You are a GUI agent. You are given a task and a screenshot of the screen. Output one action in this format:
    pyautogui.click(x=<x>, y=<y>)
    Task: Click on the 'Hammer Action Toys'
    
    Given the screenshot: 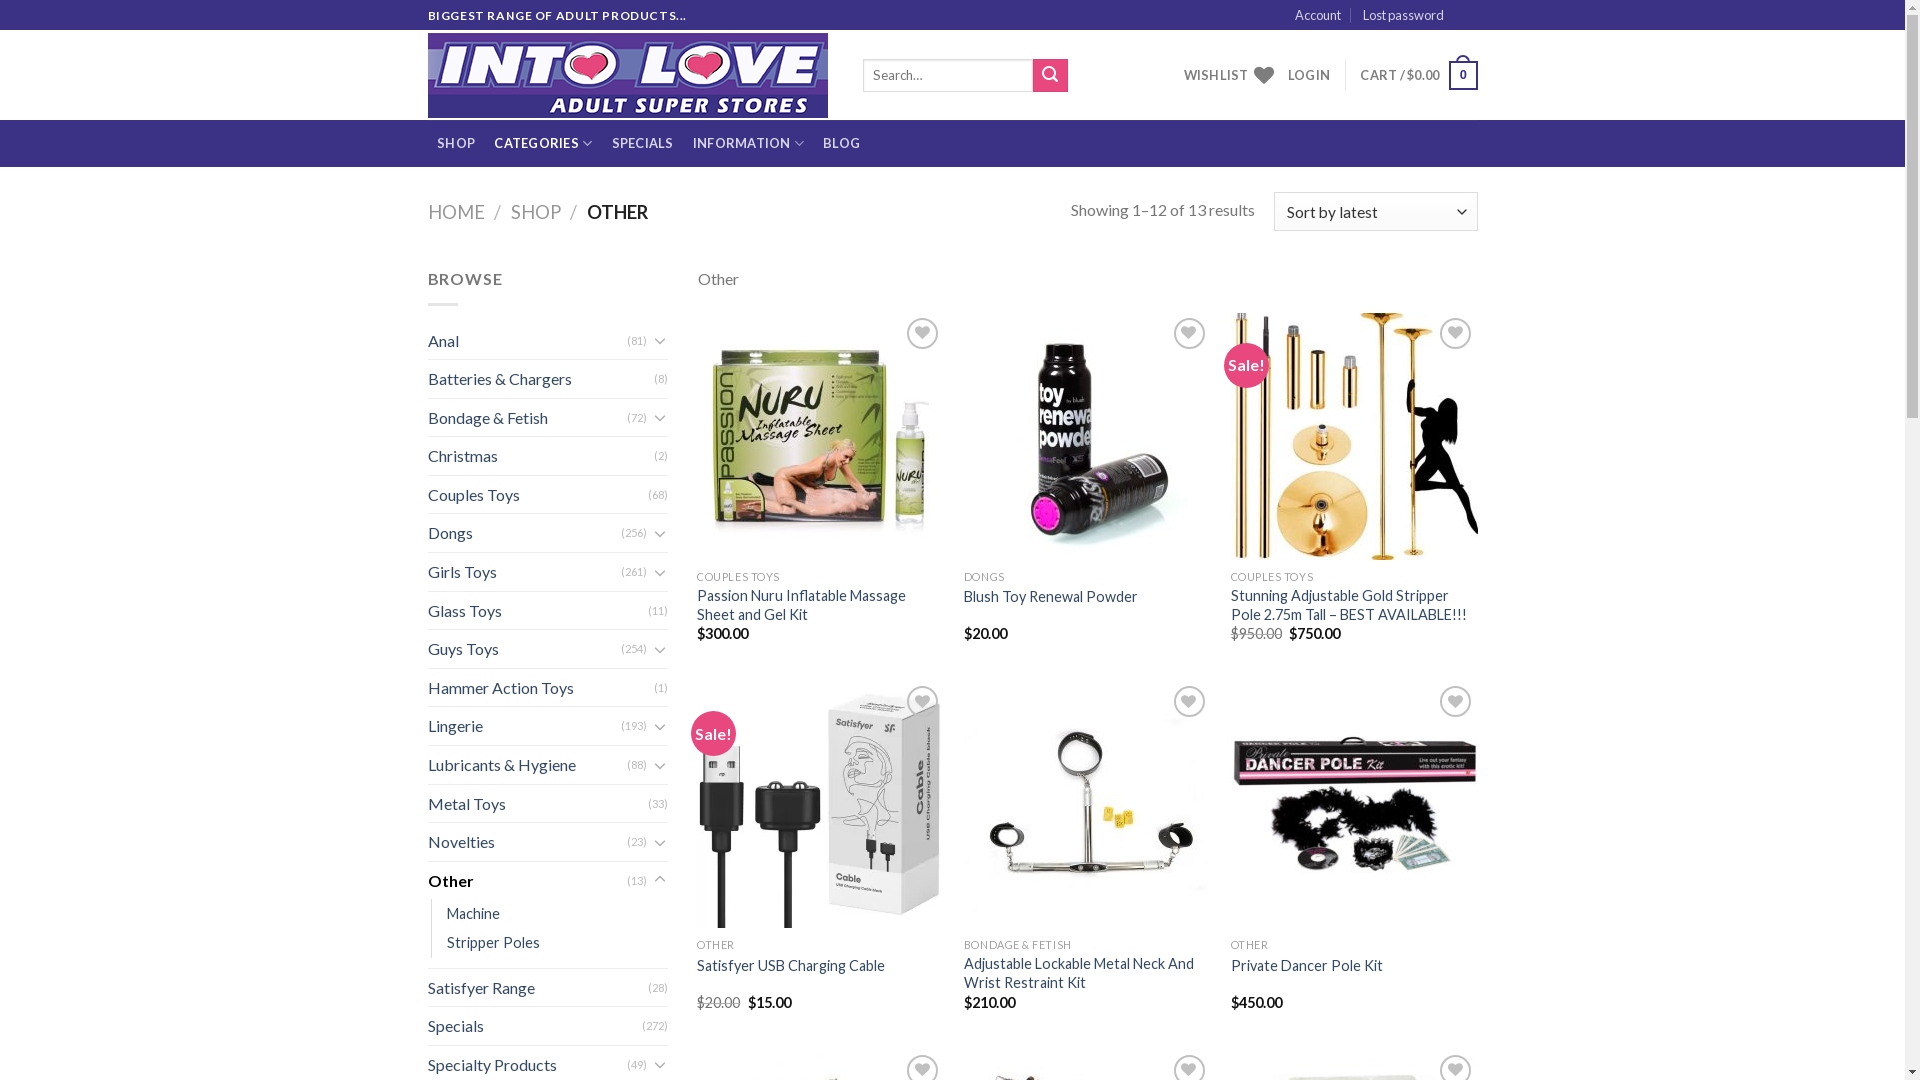 What is the action you would take?
    pyautogui.click(x=426, y=686)
    